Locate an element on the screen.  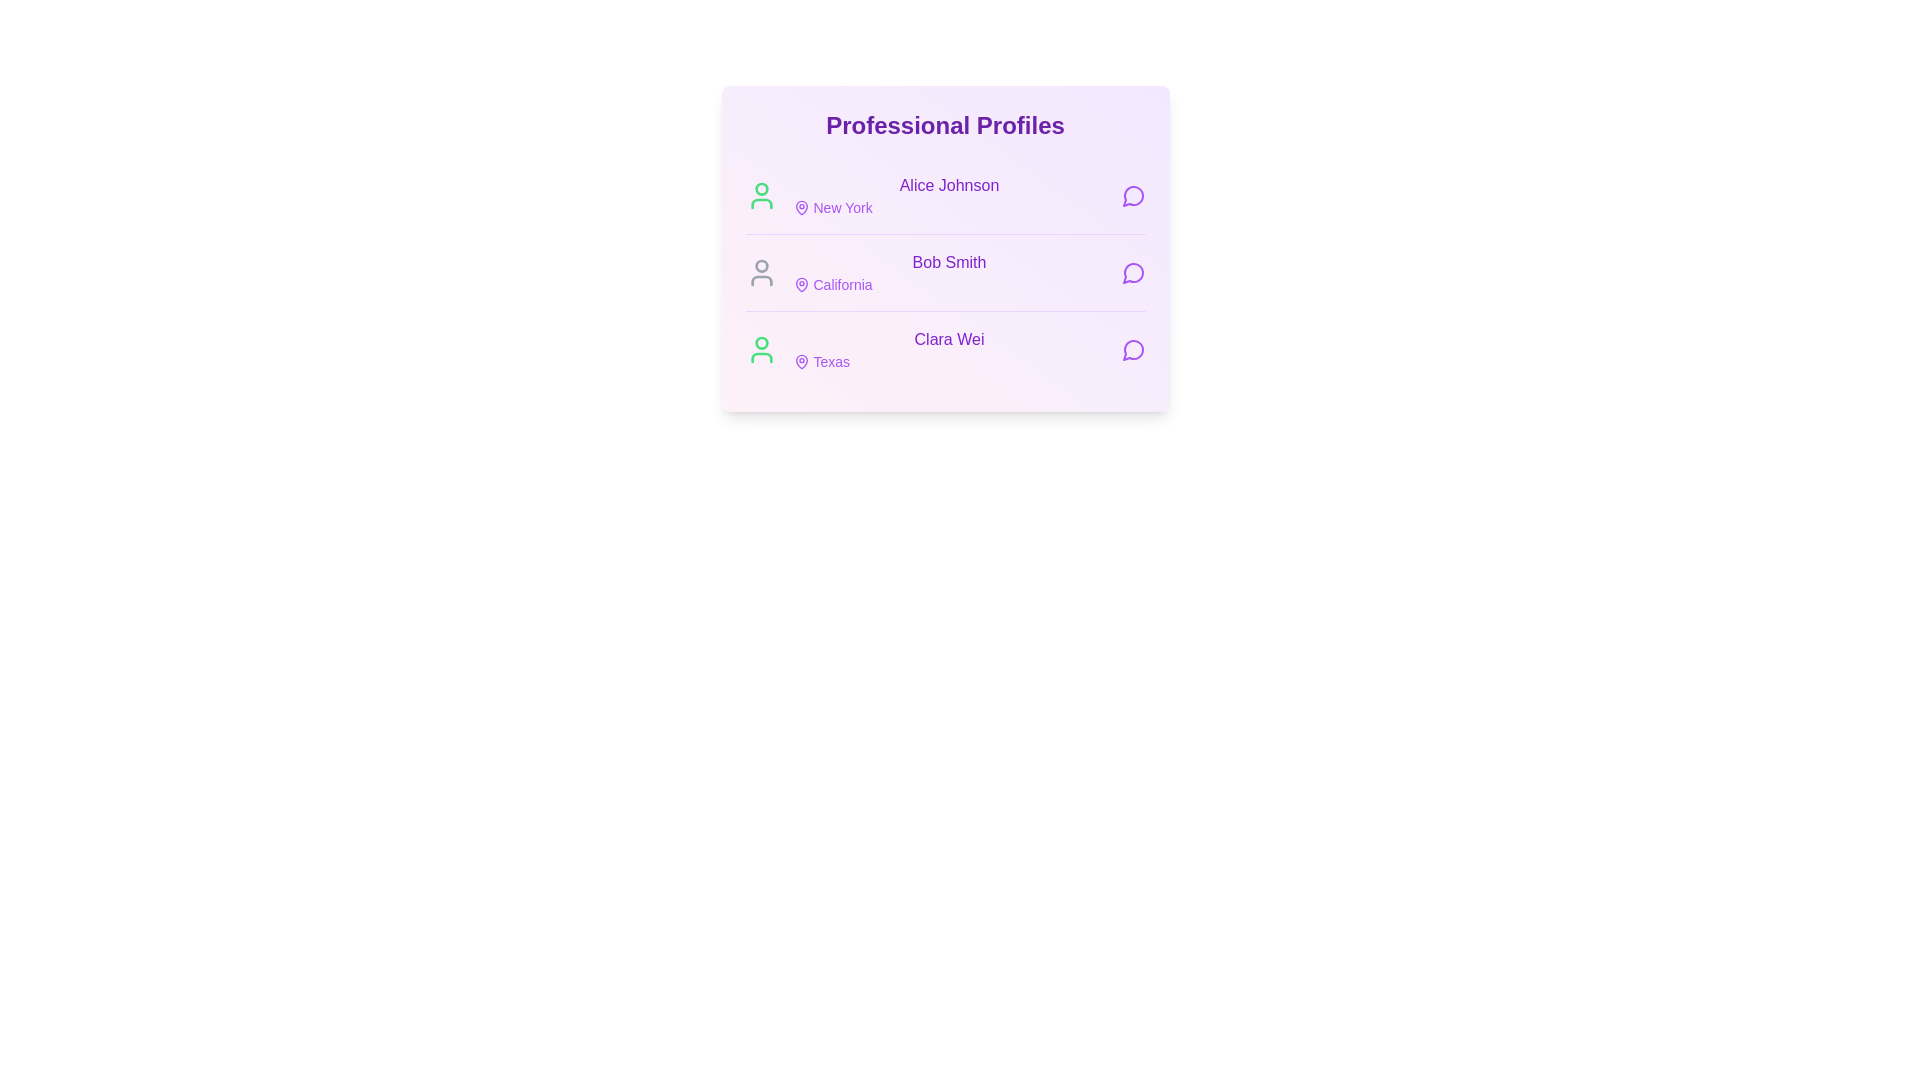
the user icon corresponding to Alice Johnson to indicate their online status is located at coordinates (760, 196).